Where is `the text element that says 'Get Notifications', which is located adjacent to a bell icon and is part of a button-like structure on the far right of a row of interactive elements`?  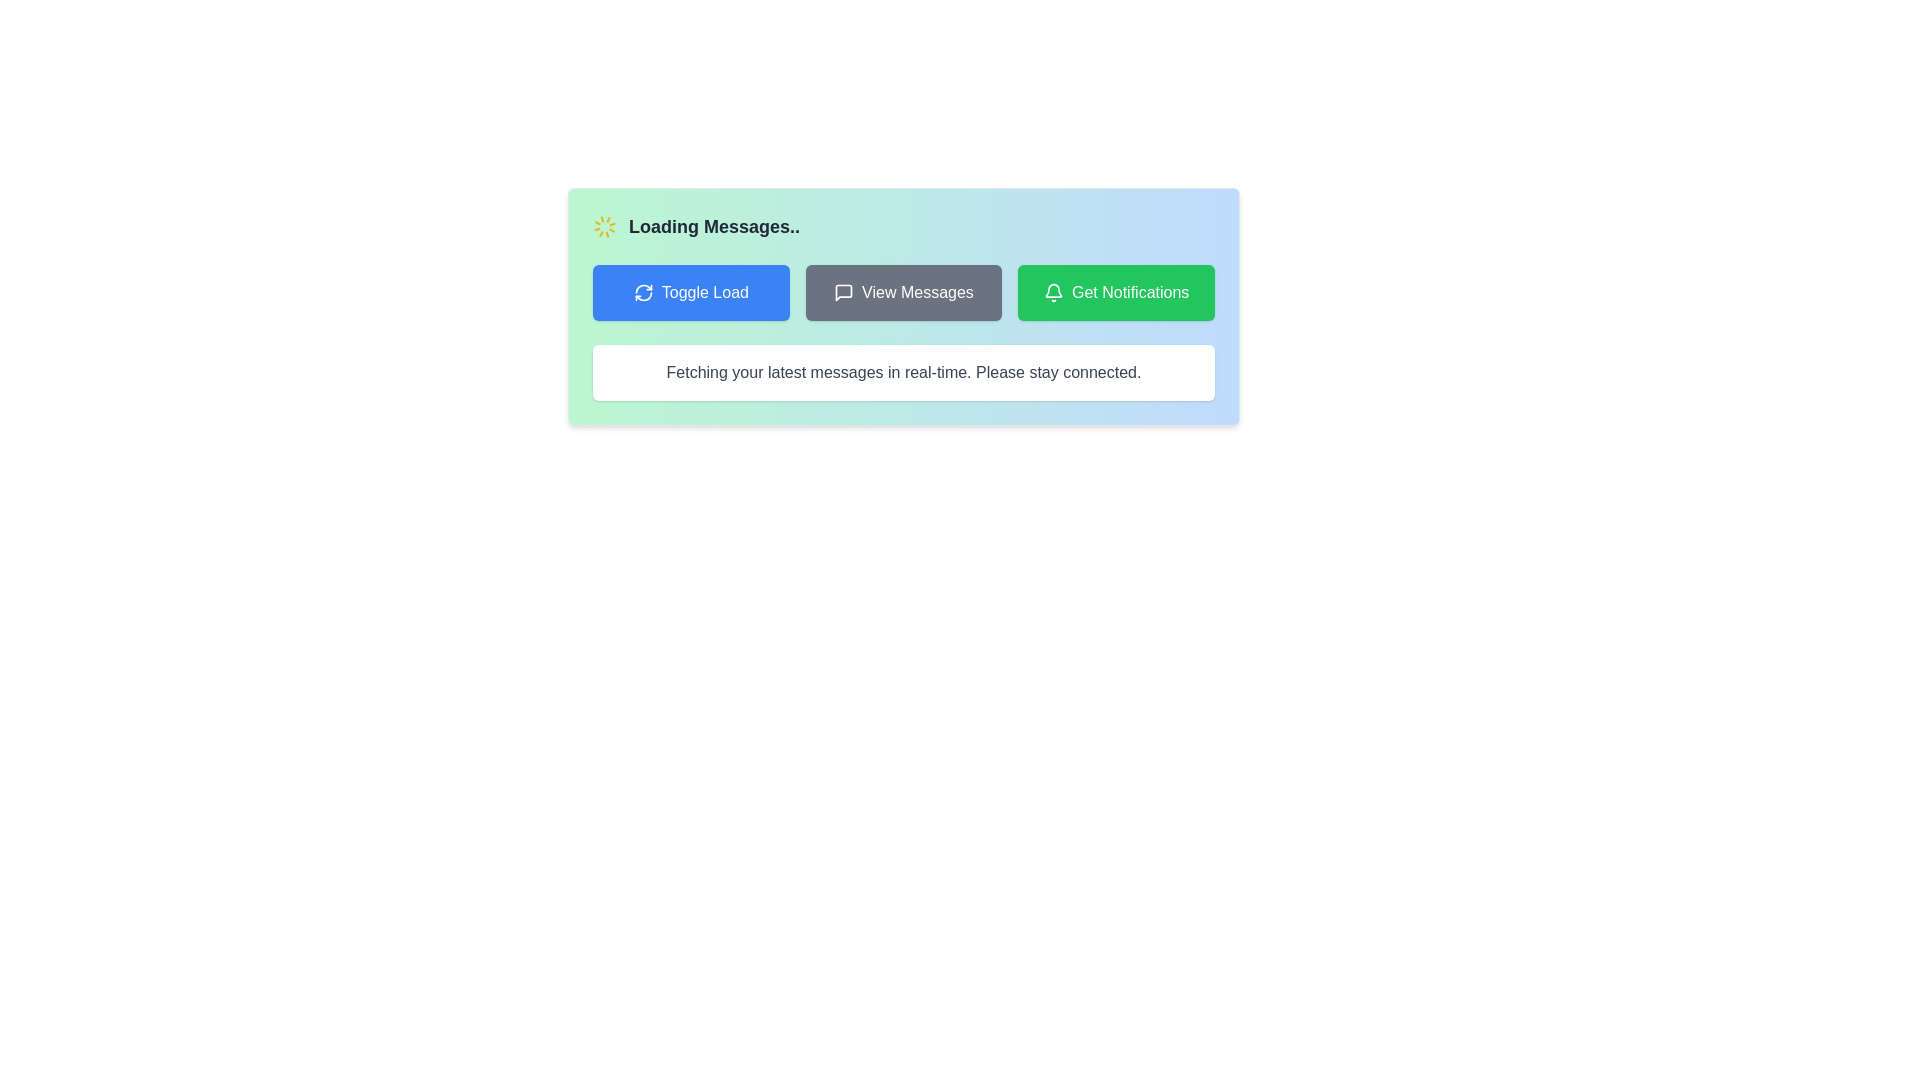 the text element that says 'Get Notifications', which is located adjacent to a bell icon and is part of a button-like structure on the far right of a row of interactive elements is located at coordinates (1130, 293).